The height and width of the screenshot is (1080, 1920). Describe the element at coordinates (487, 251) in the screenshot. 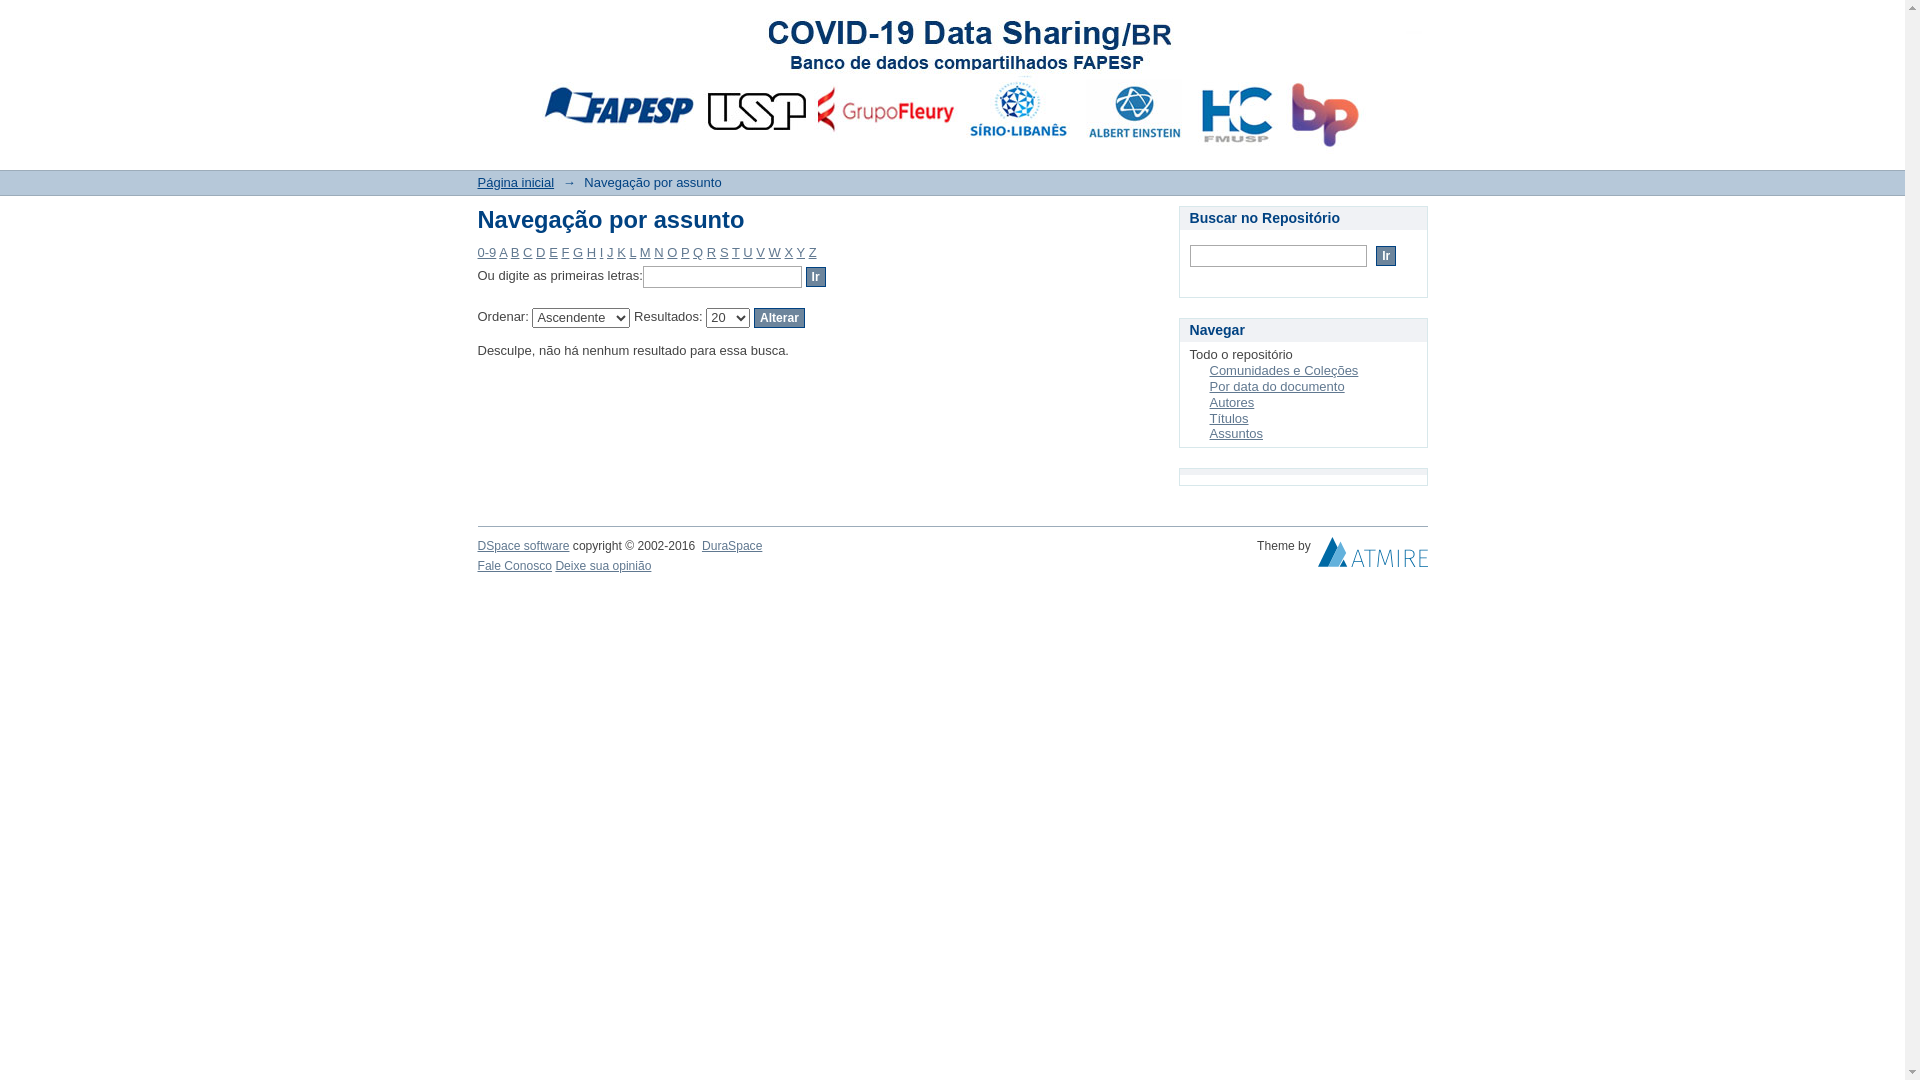

I see `'0-9'` at that location.